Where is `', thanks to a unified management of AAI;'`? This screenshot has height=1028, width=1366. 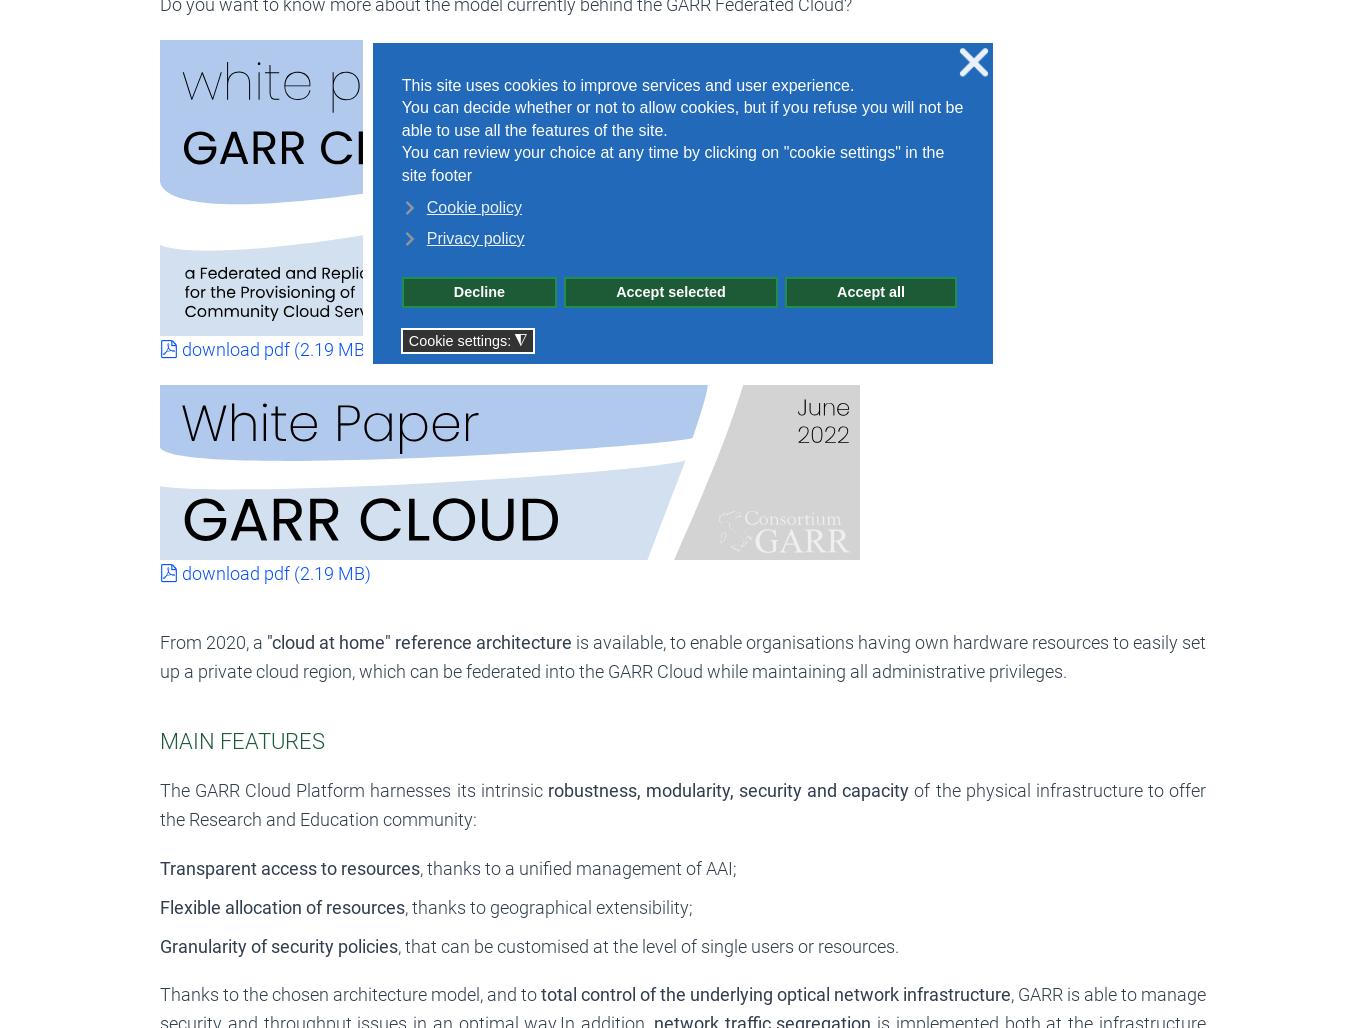
', thanks to a unified management of AAI;' is located at coordinates (577, 867).